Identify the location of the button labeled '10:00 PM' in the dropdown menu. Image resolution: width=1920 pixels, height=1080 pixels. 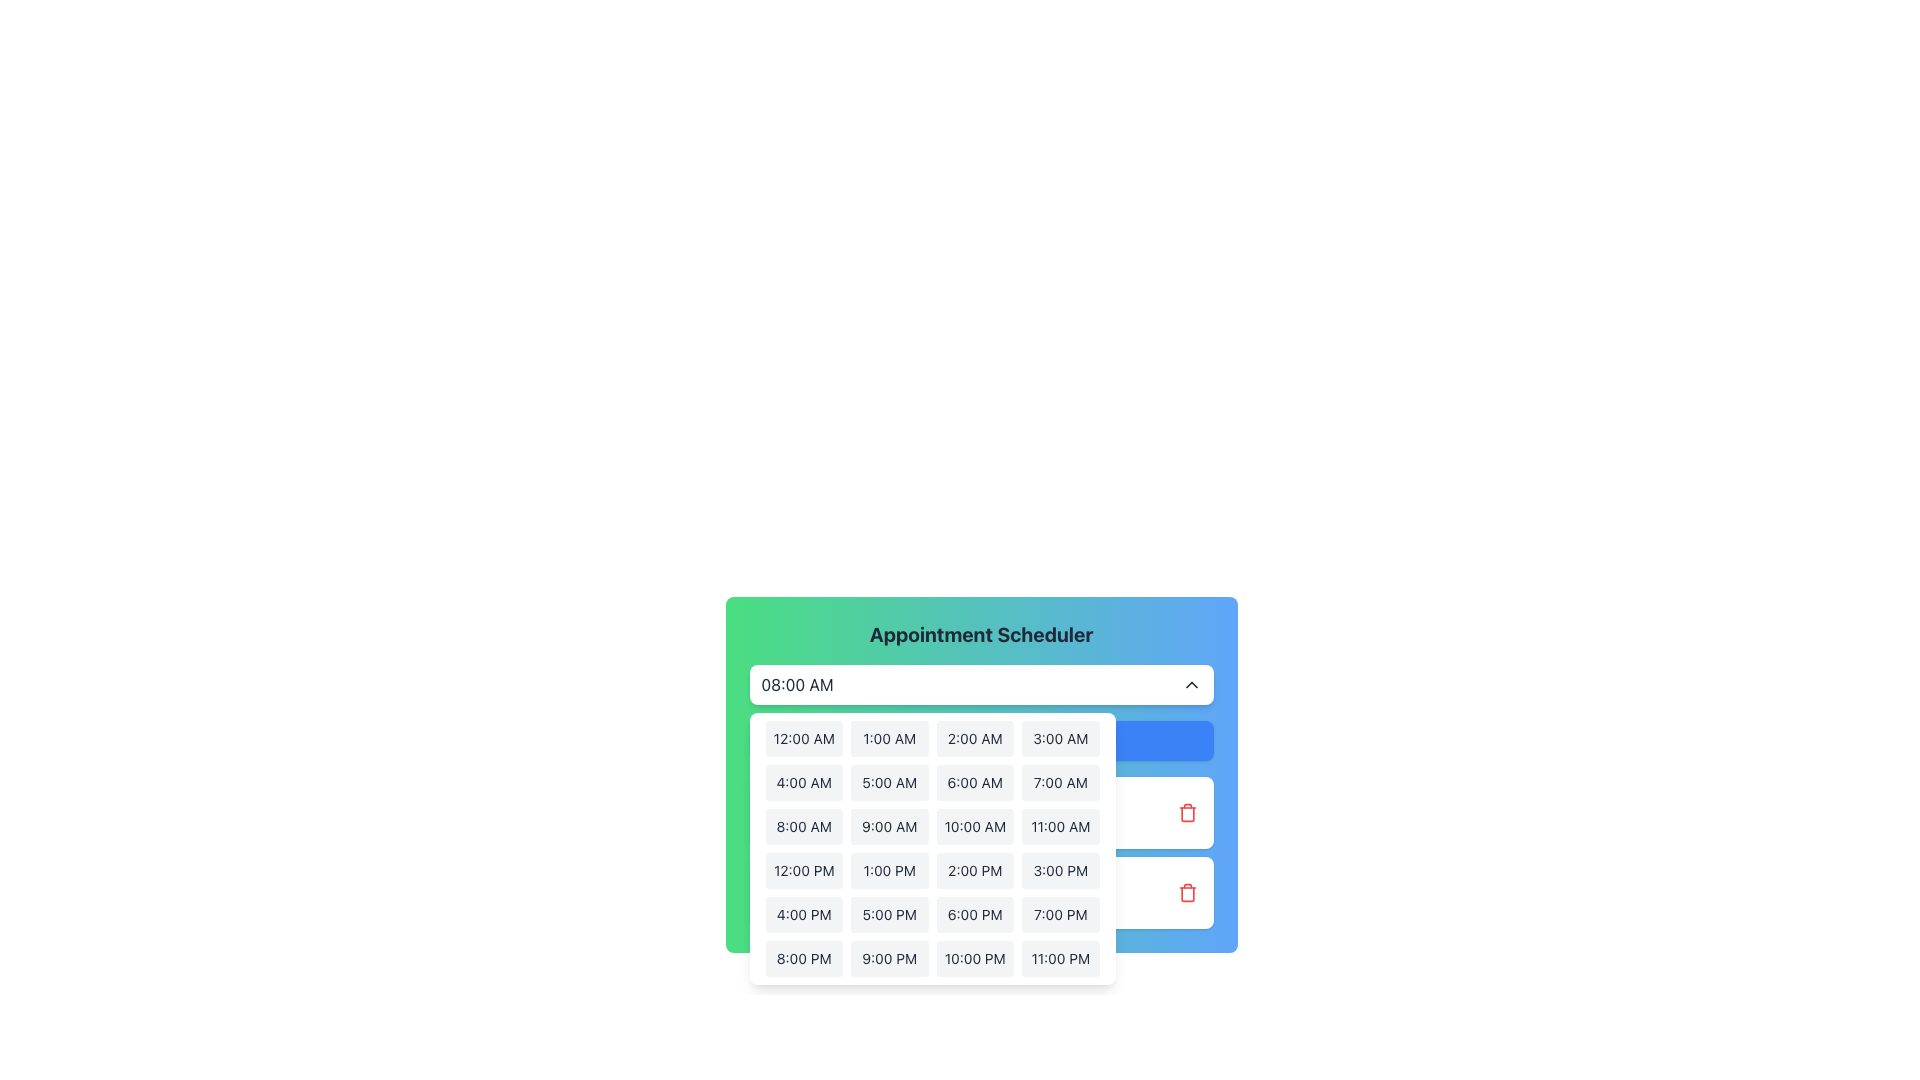
(975, 958).